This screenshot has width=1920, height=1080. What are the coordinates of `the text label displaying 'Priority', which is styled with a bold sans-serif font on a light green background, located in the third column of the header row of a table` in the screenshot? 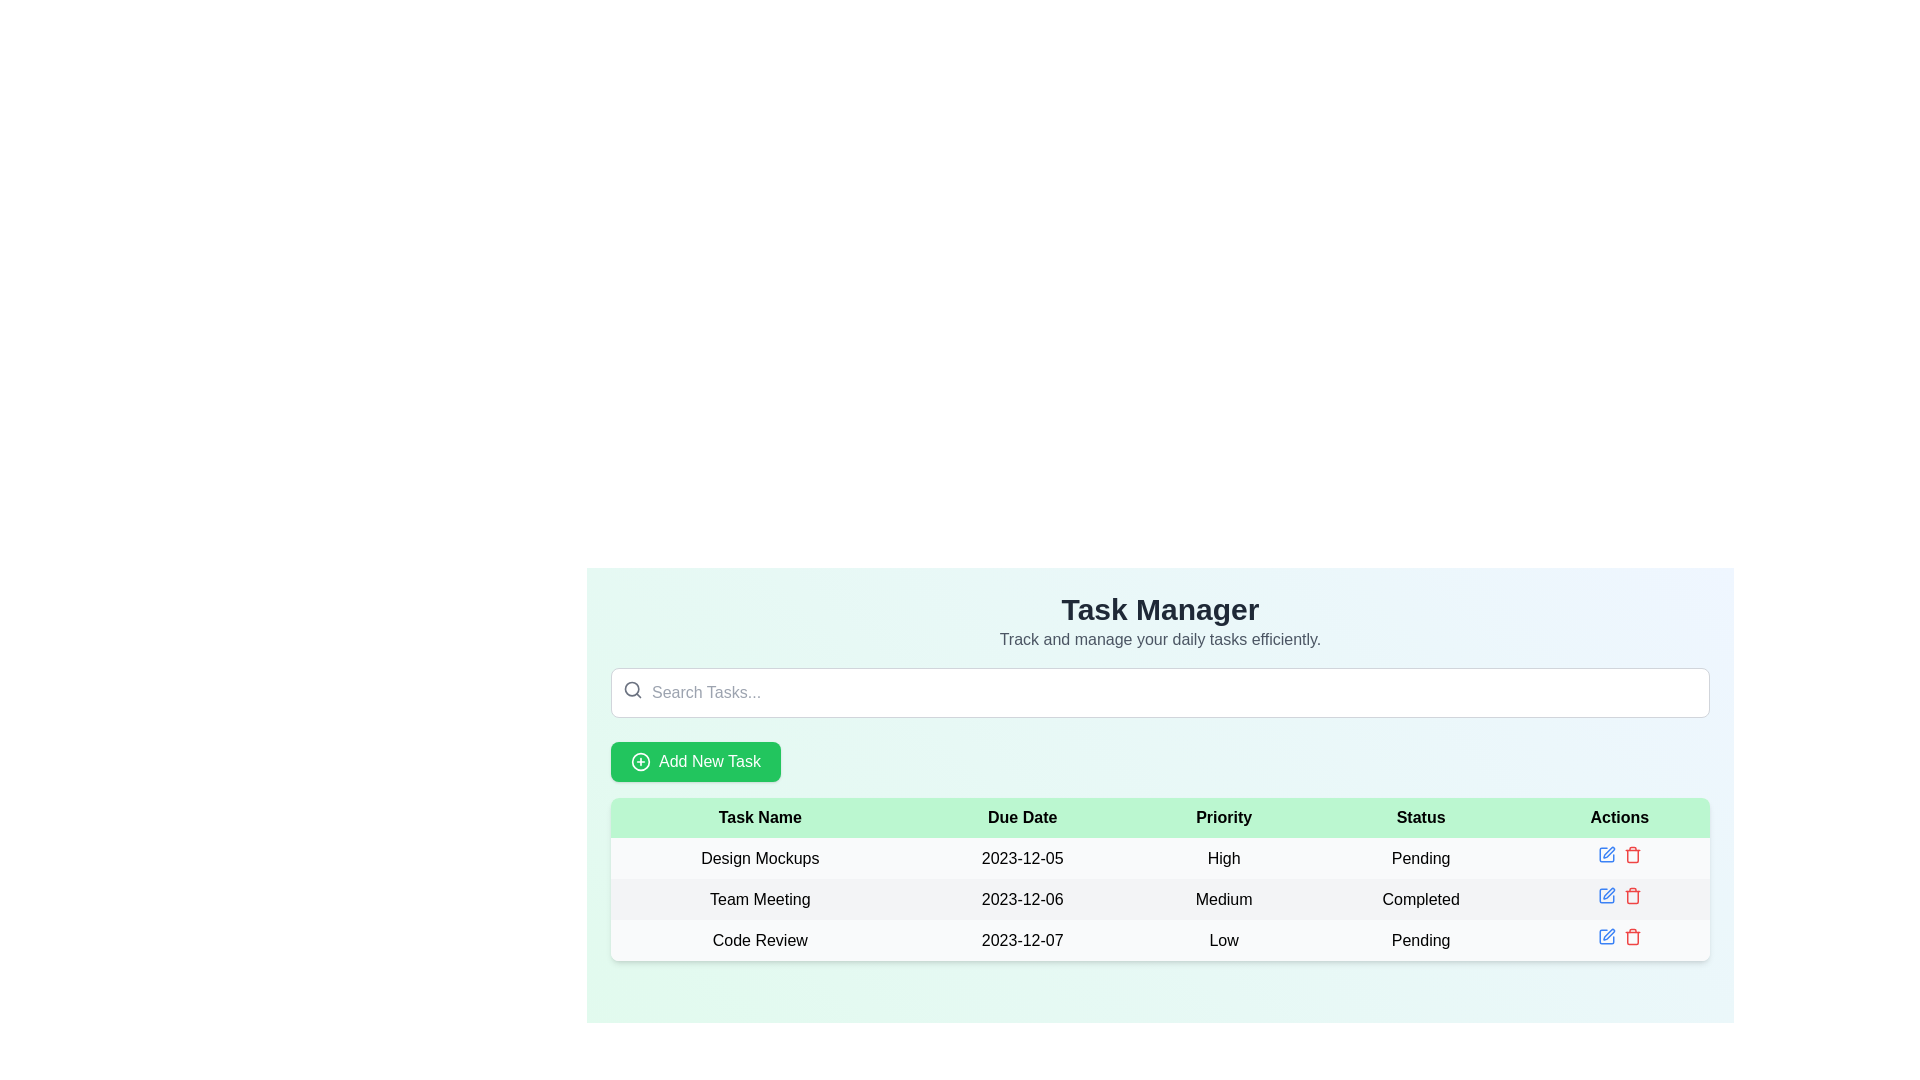 It's located at (1223, 817).